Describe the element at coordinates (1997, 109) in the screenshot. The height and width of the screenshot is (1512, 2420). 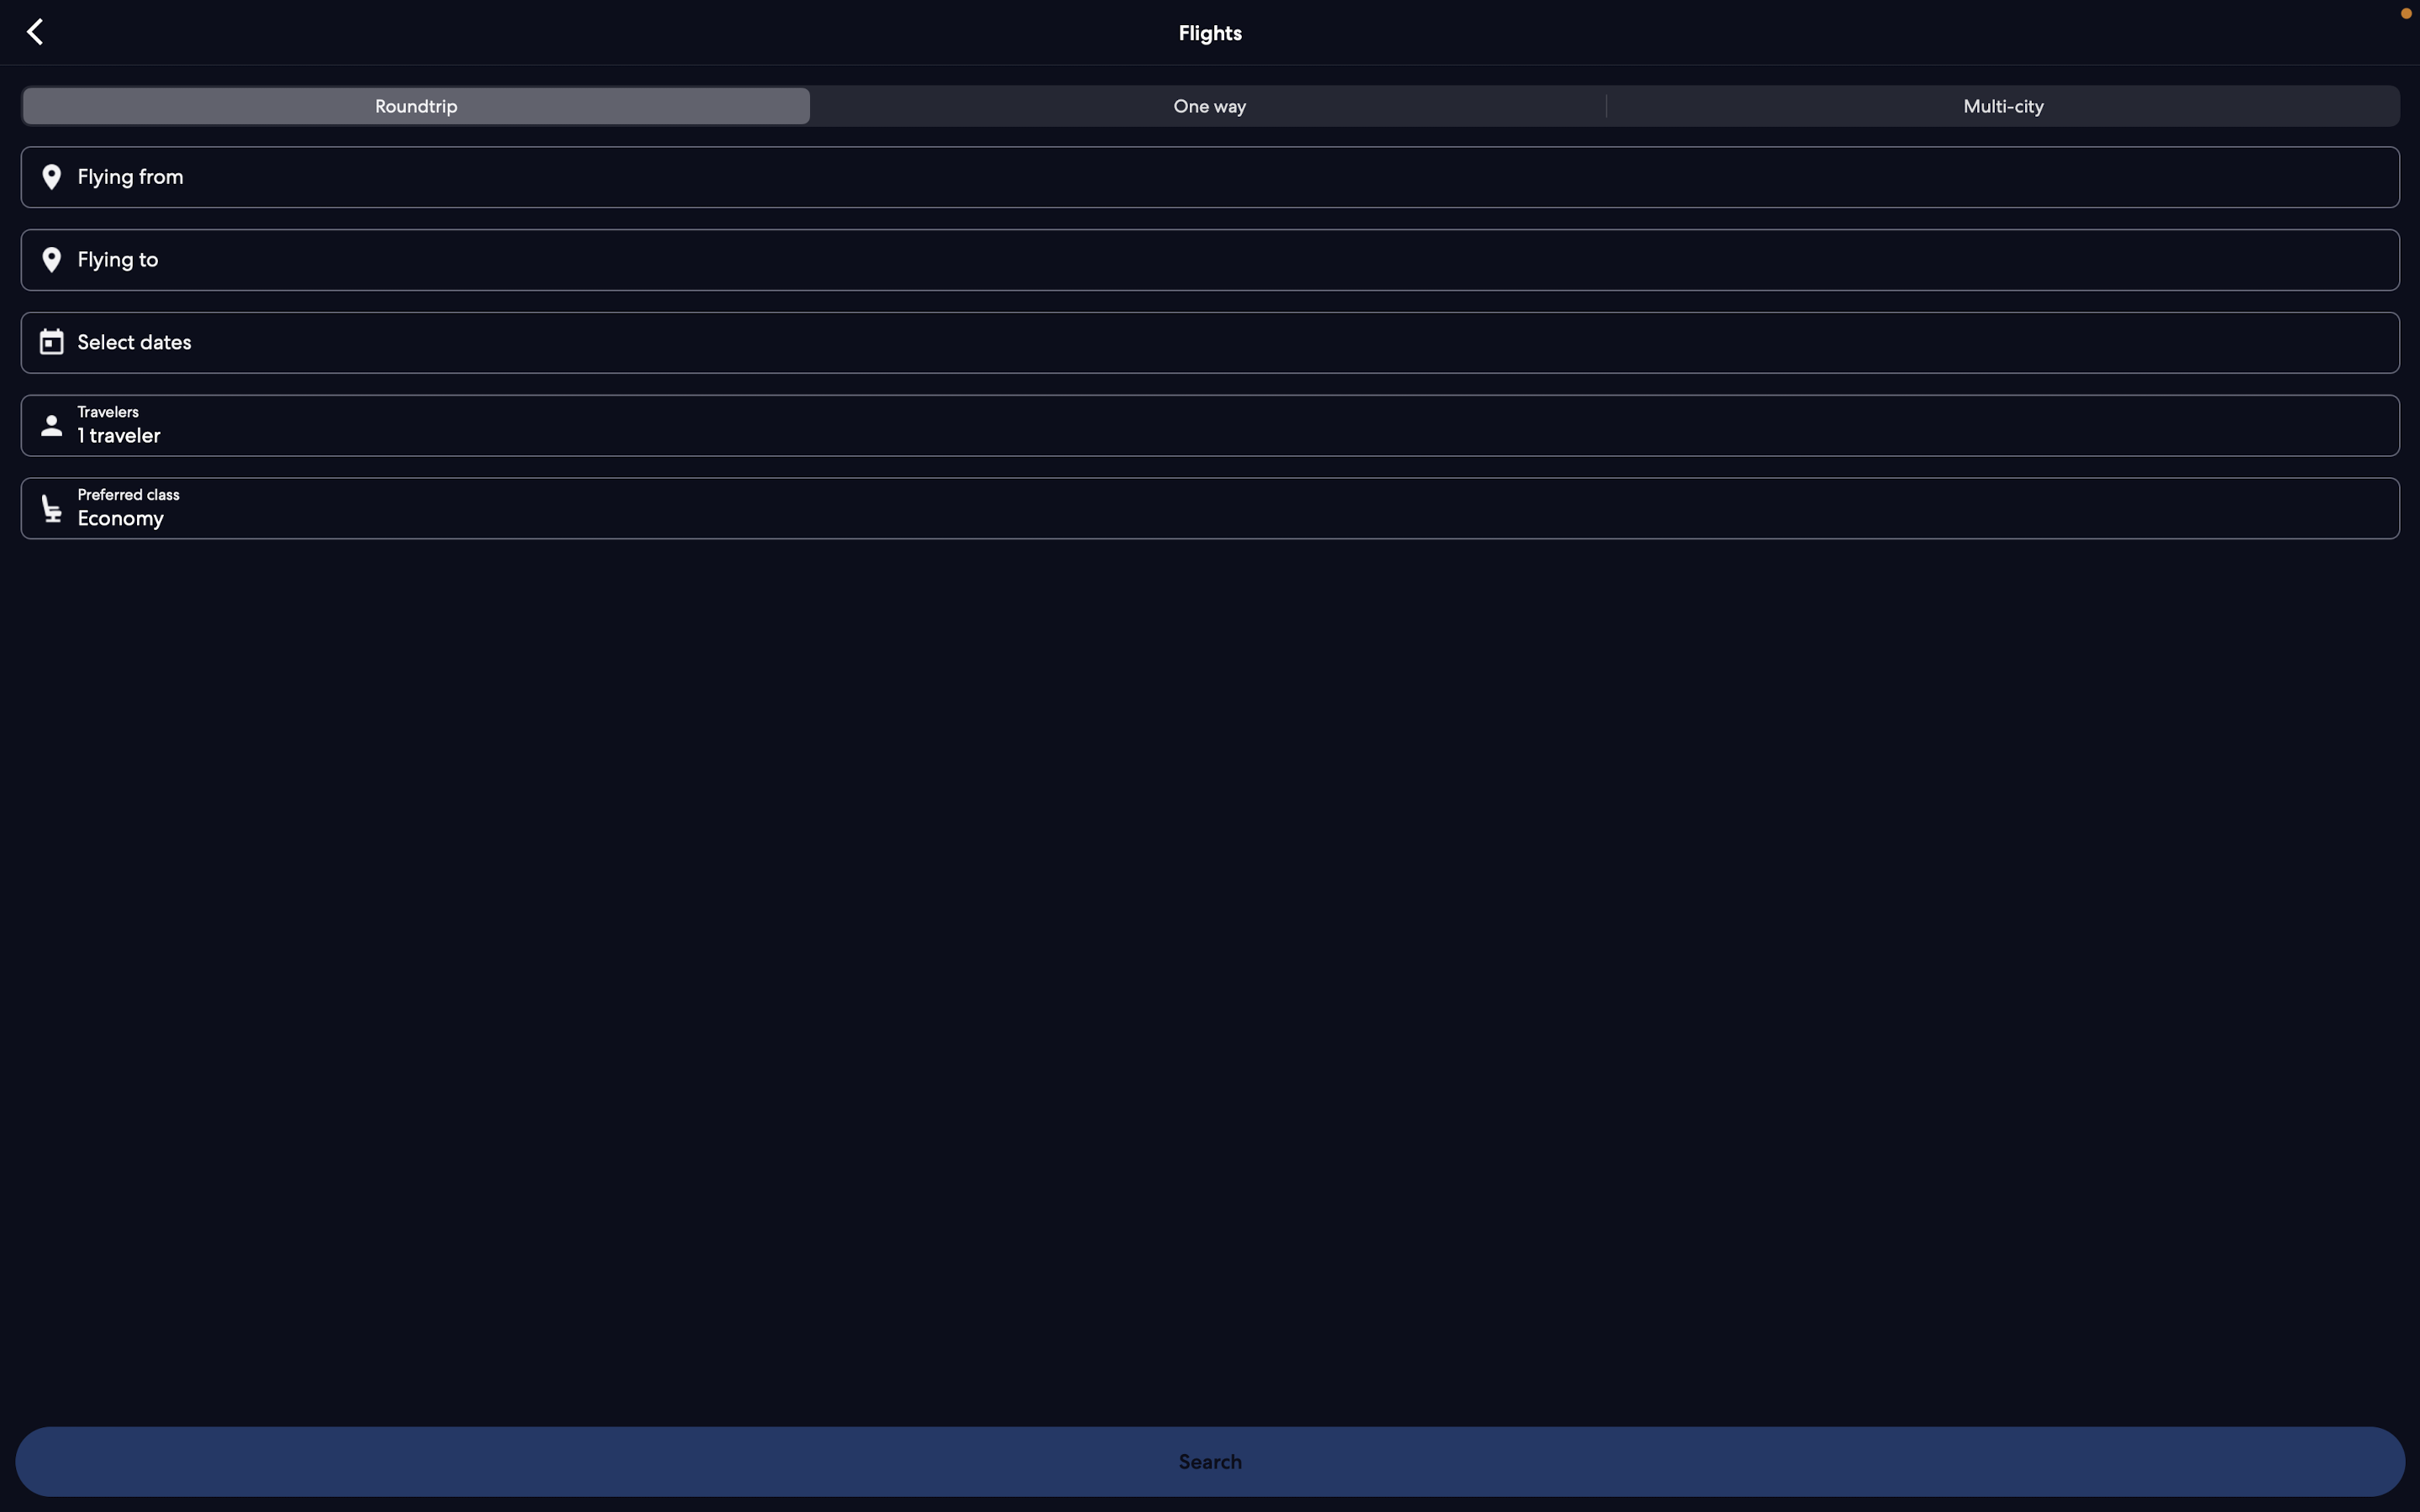
I see `the option to book flight for multiple cities` at that location.